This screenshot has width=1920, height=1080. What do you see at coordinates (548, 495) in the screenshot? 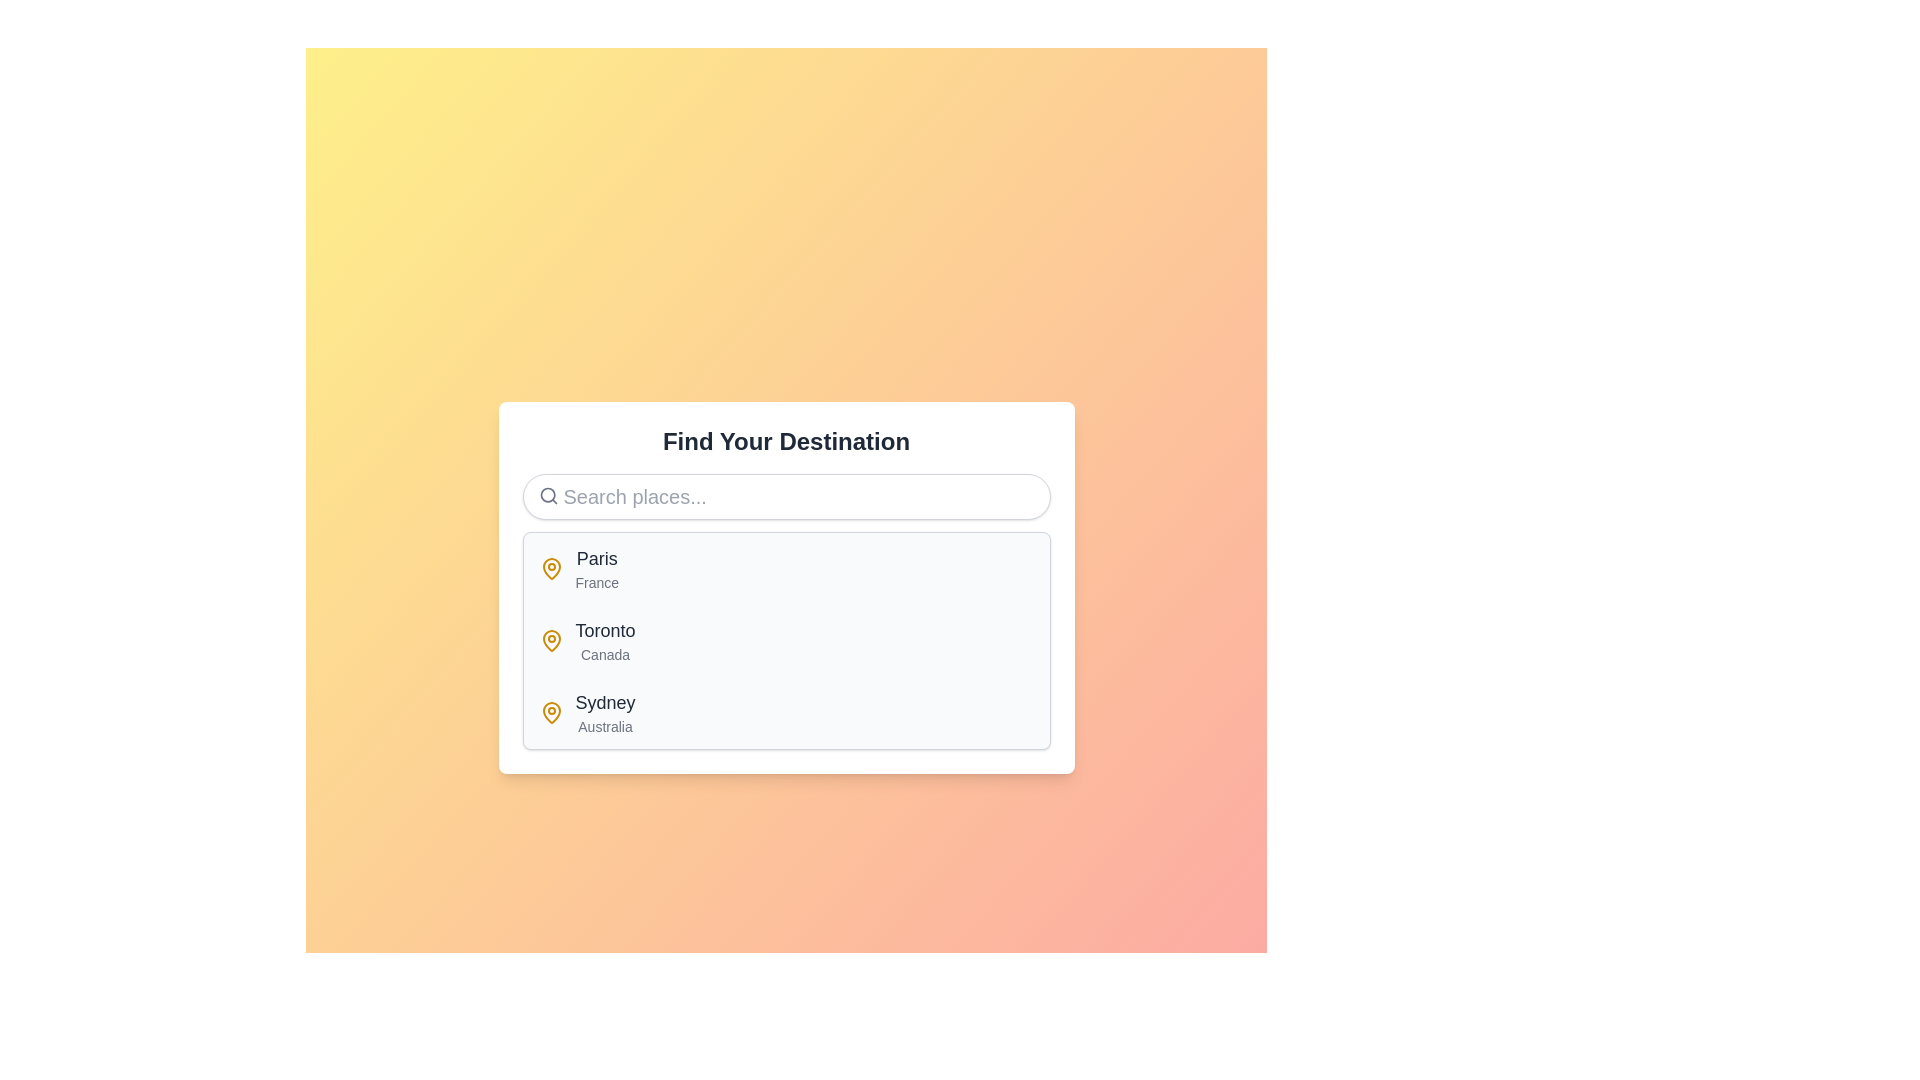
I see `the small grey magnifying glass icon that represents the search feature, located to the left within the search bar underneath 'Find Your Destination'` at bounding box center [548, 495].